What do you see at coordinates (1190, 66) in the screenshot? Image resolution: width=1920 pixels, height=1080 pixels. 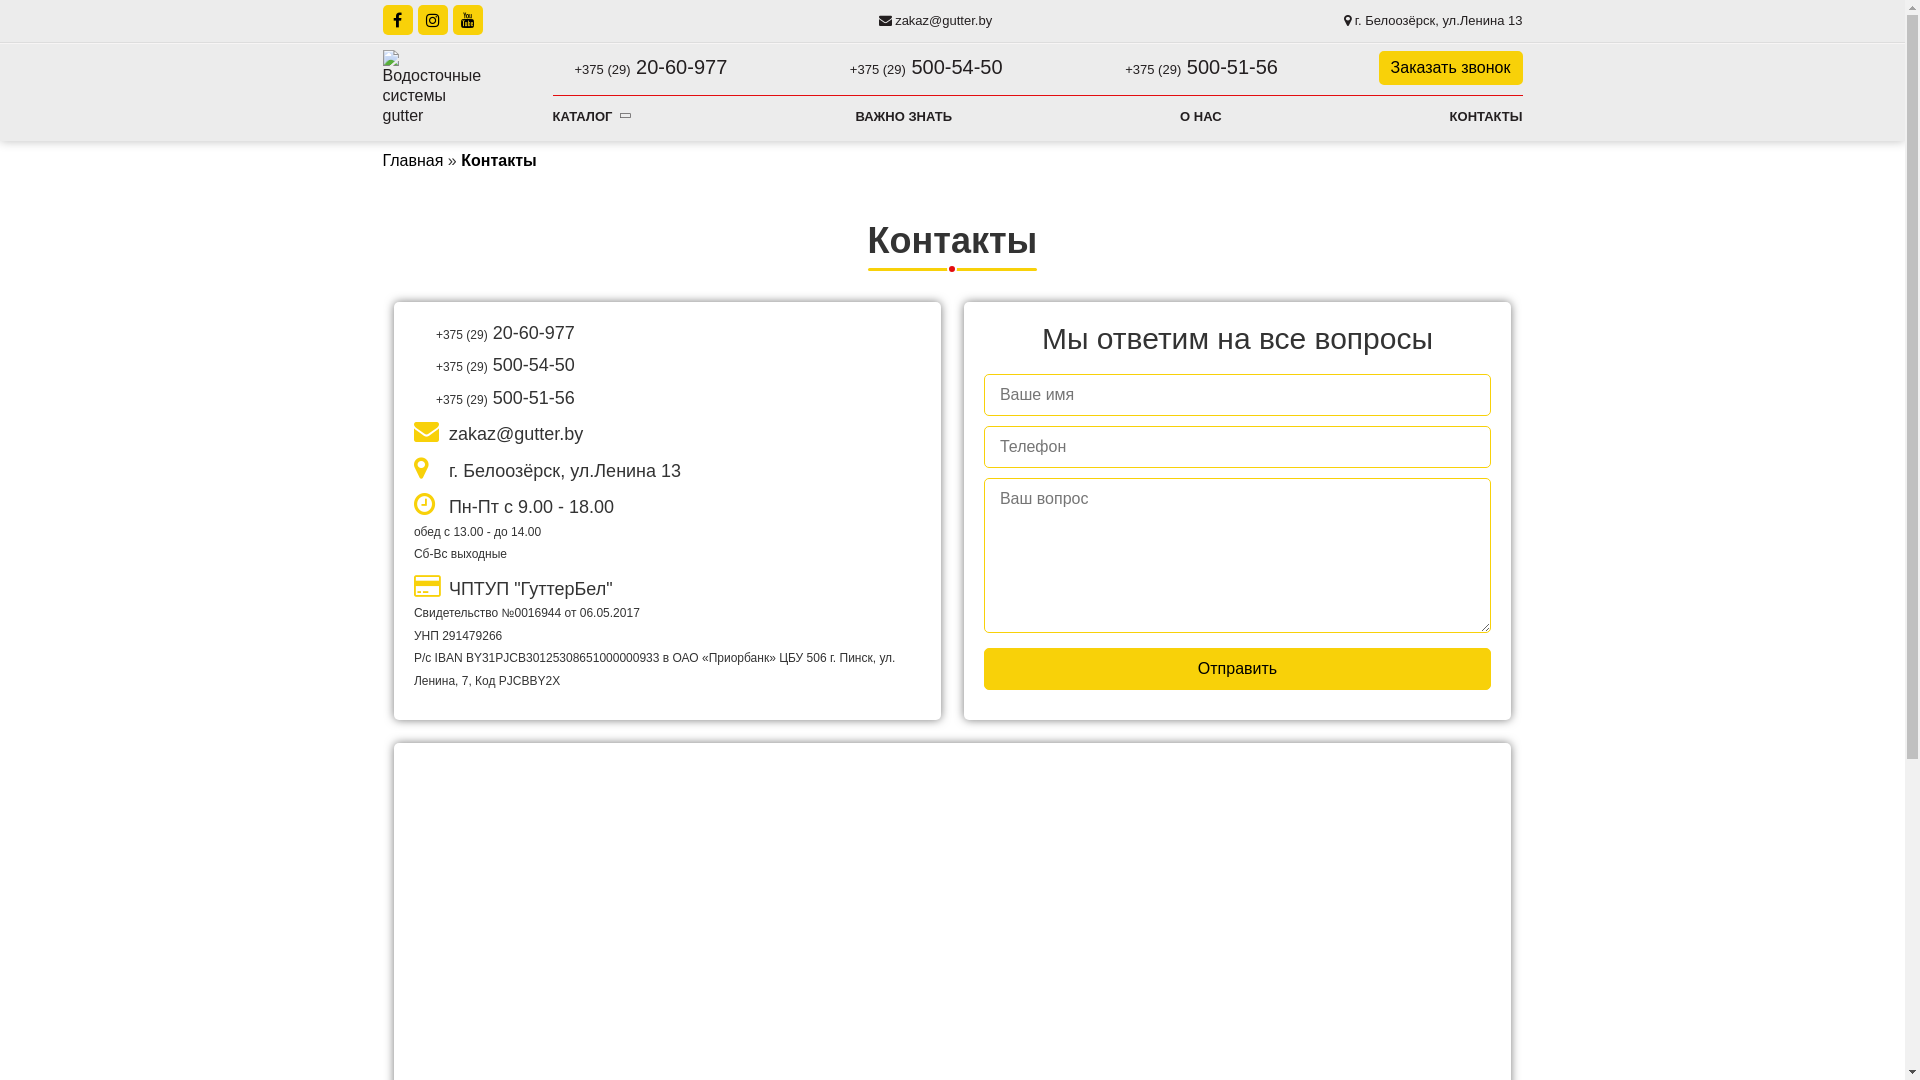 I see `'+375 (29) 500-51-56'` at bounding box center [1190, 66].